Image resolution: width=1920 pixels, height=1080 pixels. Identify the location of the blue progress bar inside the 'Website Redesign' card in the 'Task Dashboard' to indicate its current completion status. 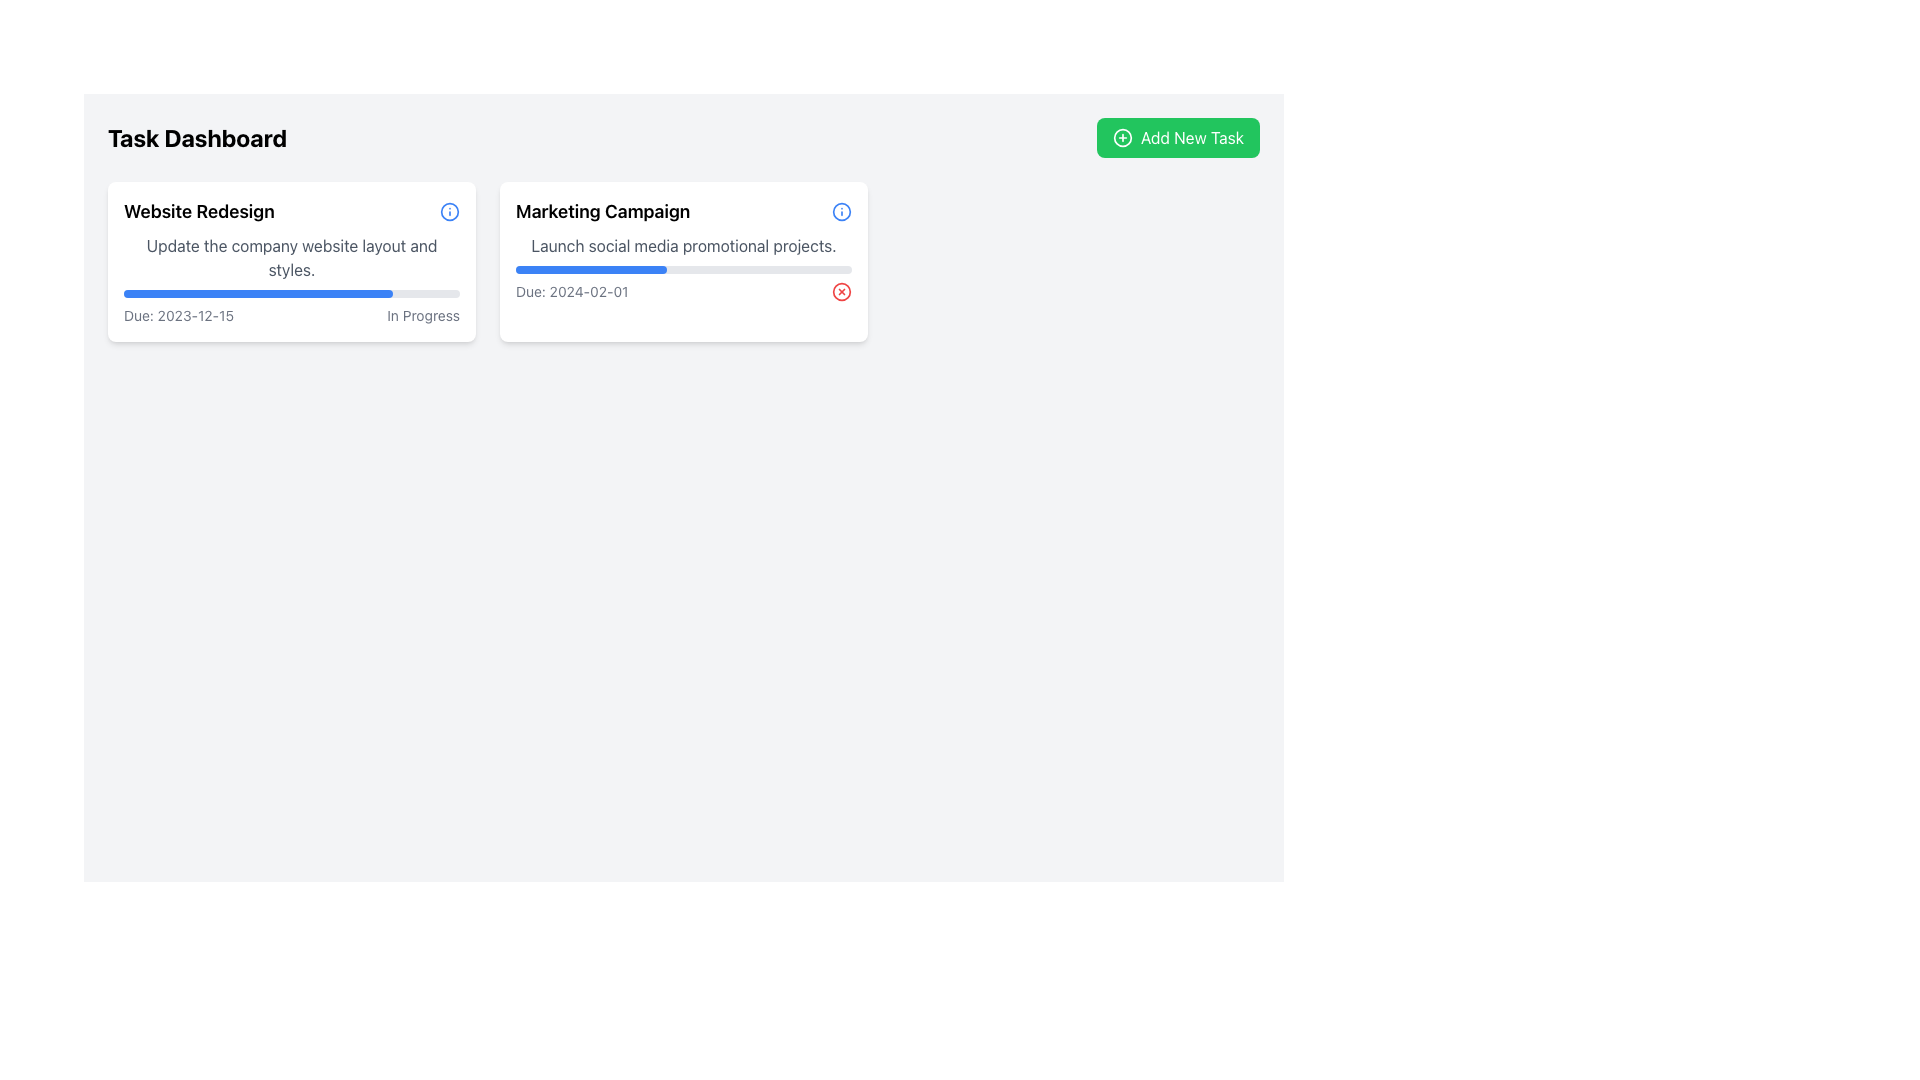
(257, 293).